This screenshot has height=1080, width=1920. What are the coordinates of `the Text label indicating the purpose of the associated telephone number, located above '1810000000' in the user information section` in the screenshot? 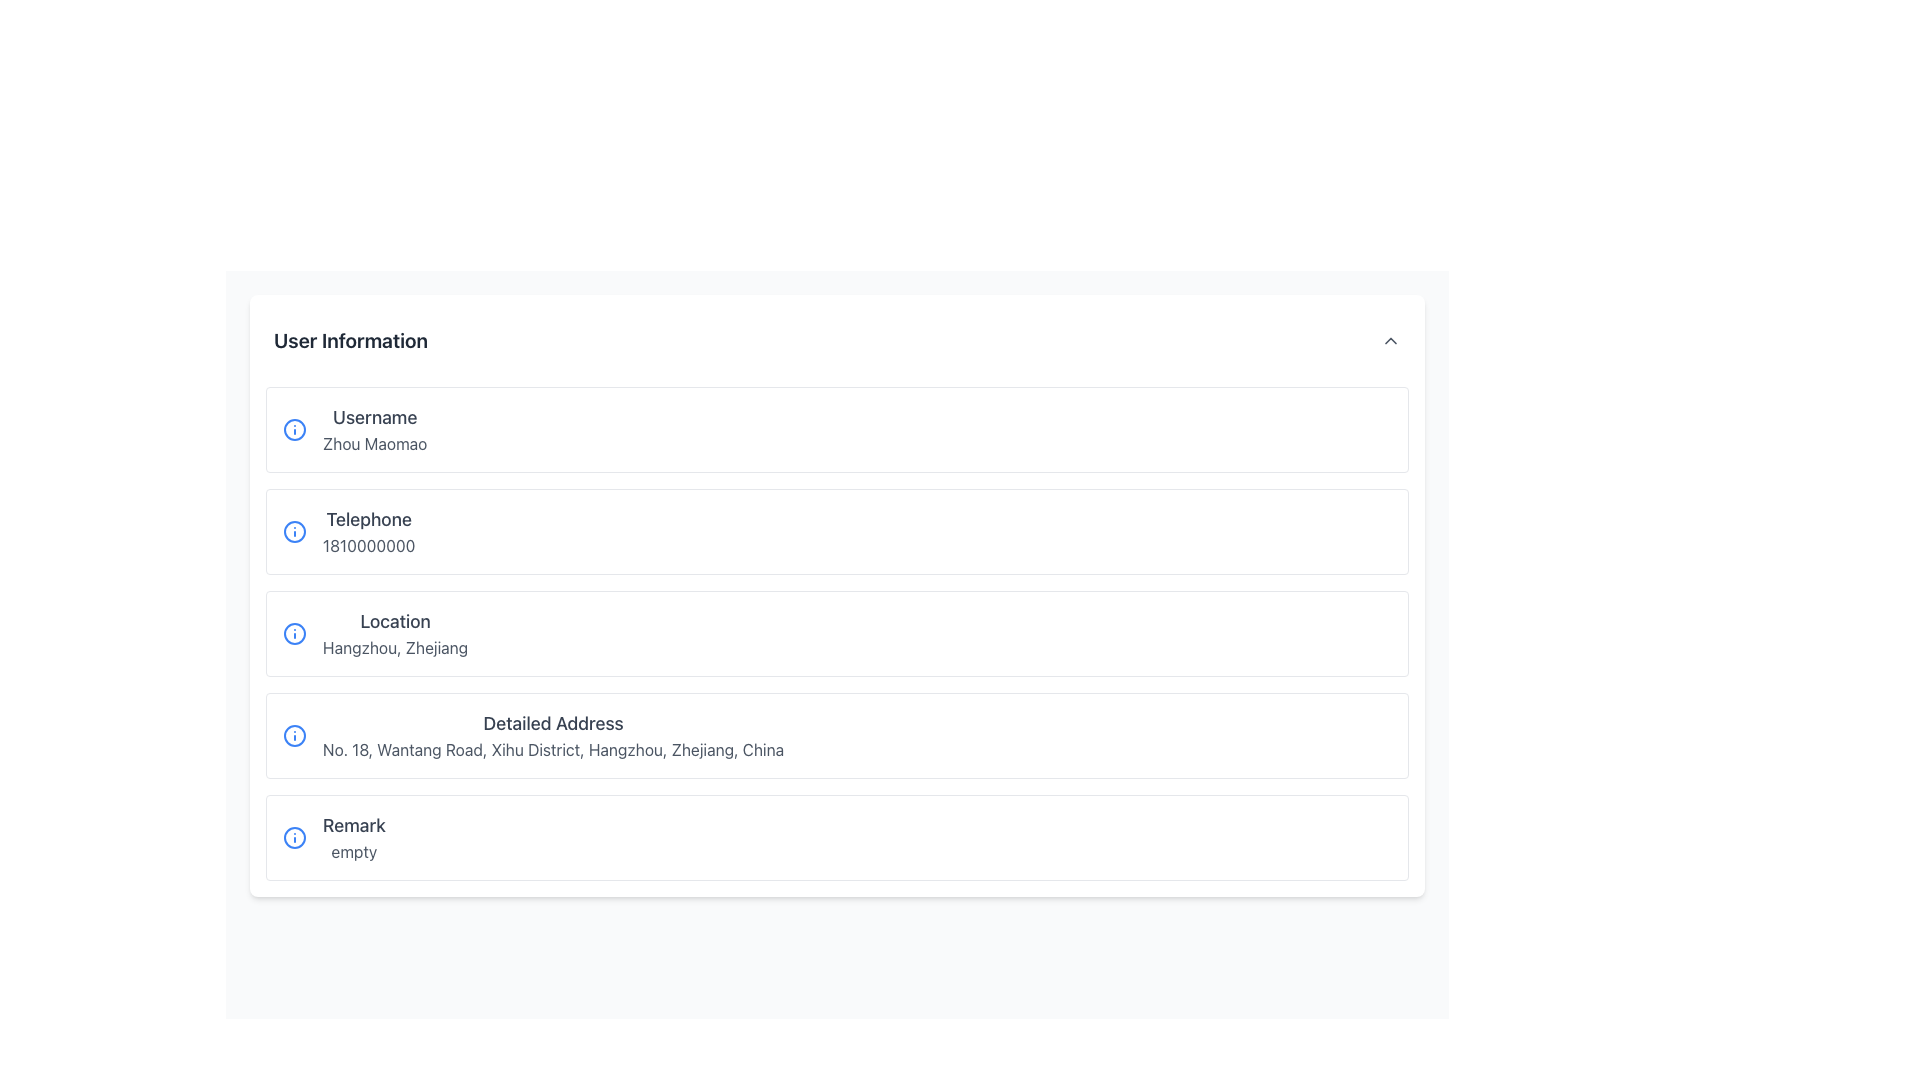 It's located at (369, 519).